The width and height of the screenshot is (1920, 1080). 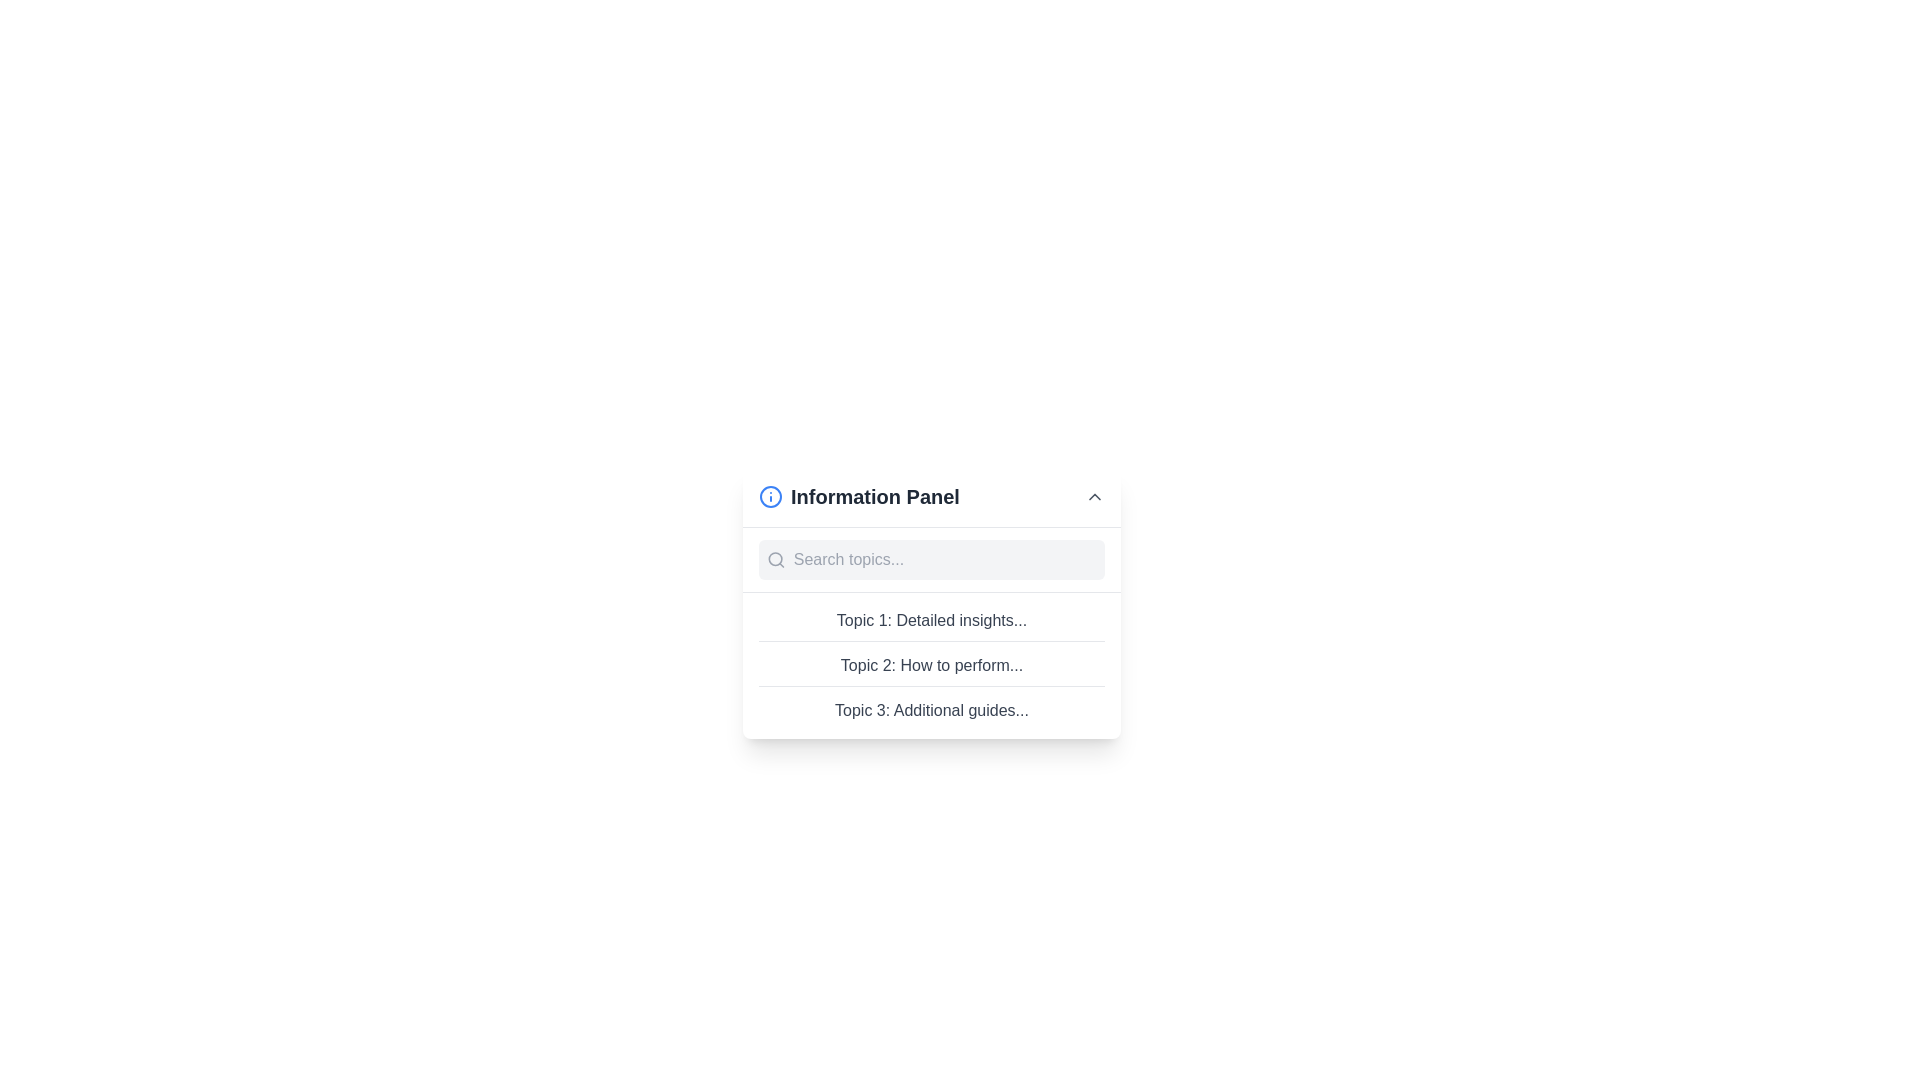 What do you see at coordinates (930, 601) in the screenshot?
I see `individual items within the 'Information Panel' which has a white background, rounded corners, and drop shadow, located at the center of the dialog` at bounding box center [930, 601].